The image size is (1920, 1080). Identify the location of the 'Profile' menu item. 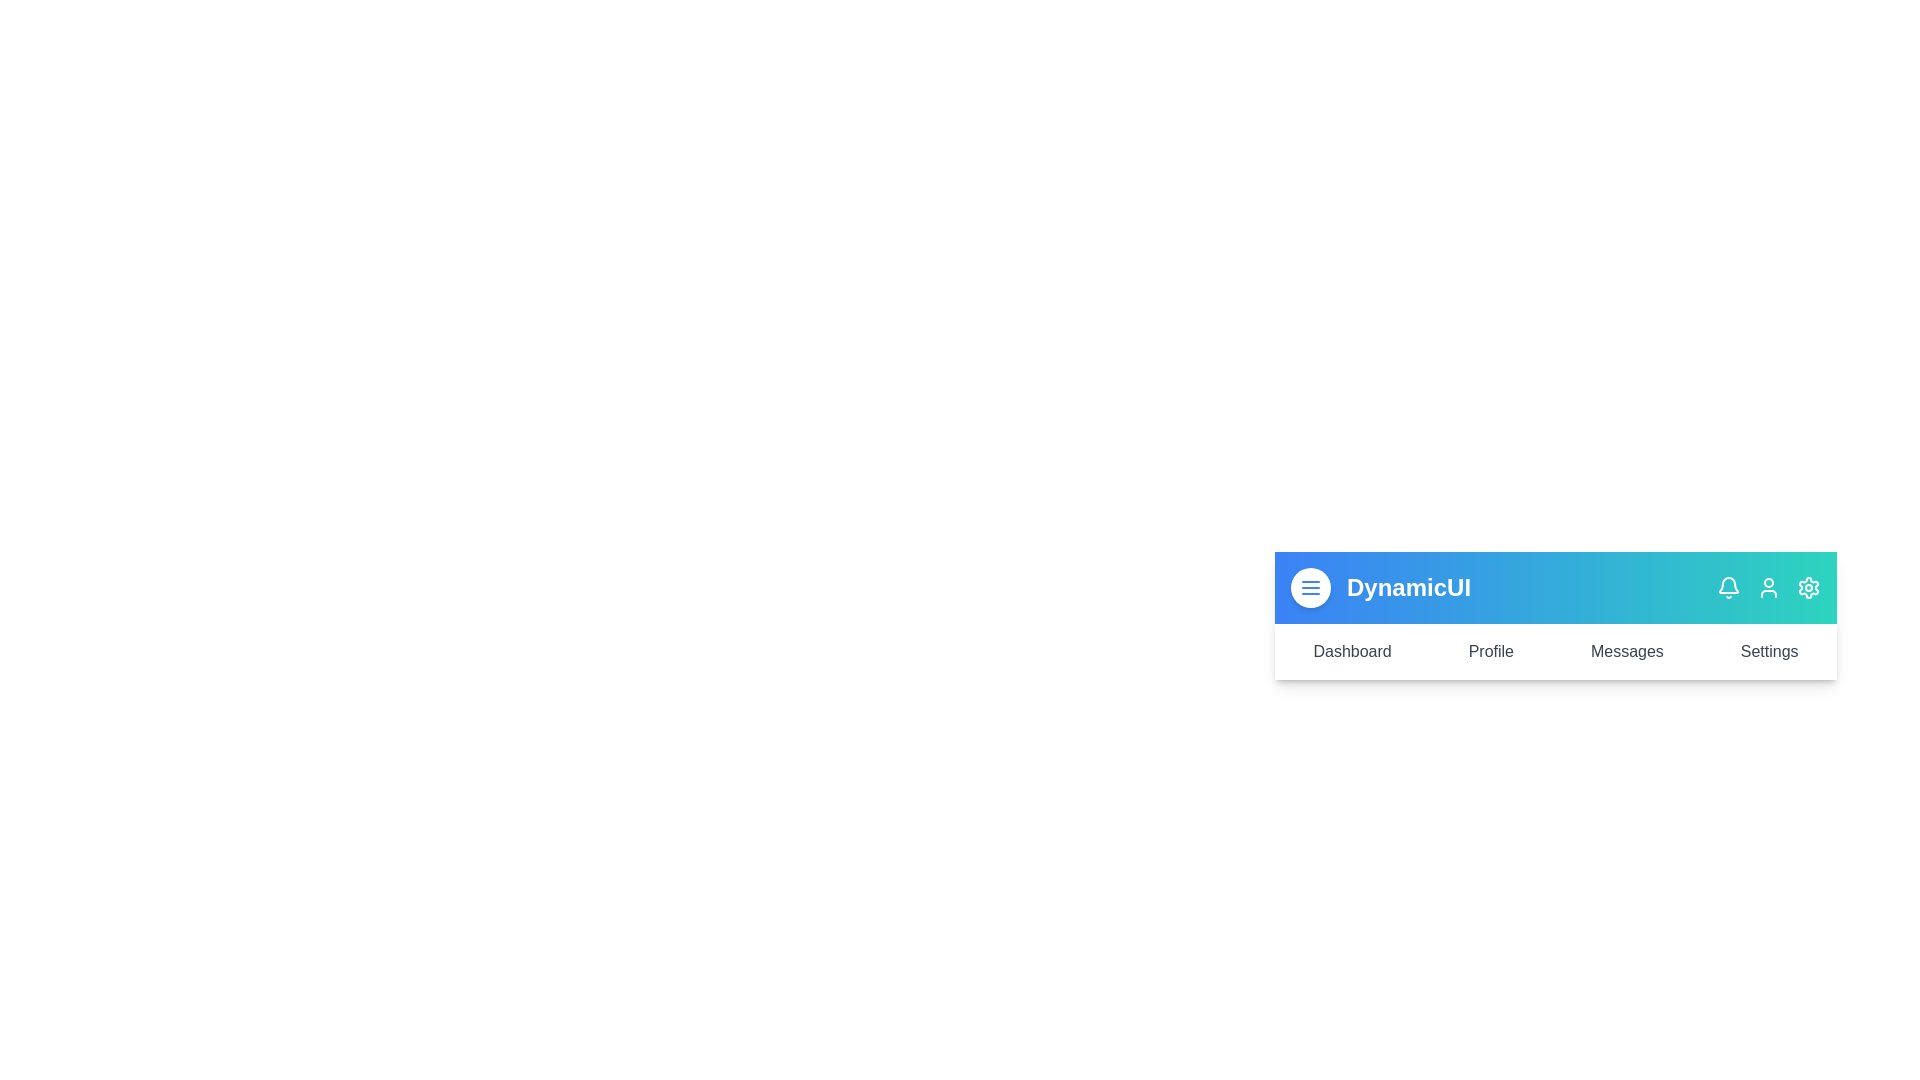
(1491, 651).